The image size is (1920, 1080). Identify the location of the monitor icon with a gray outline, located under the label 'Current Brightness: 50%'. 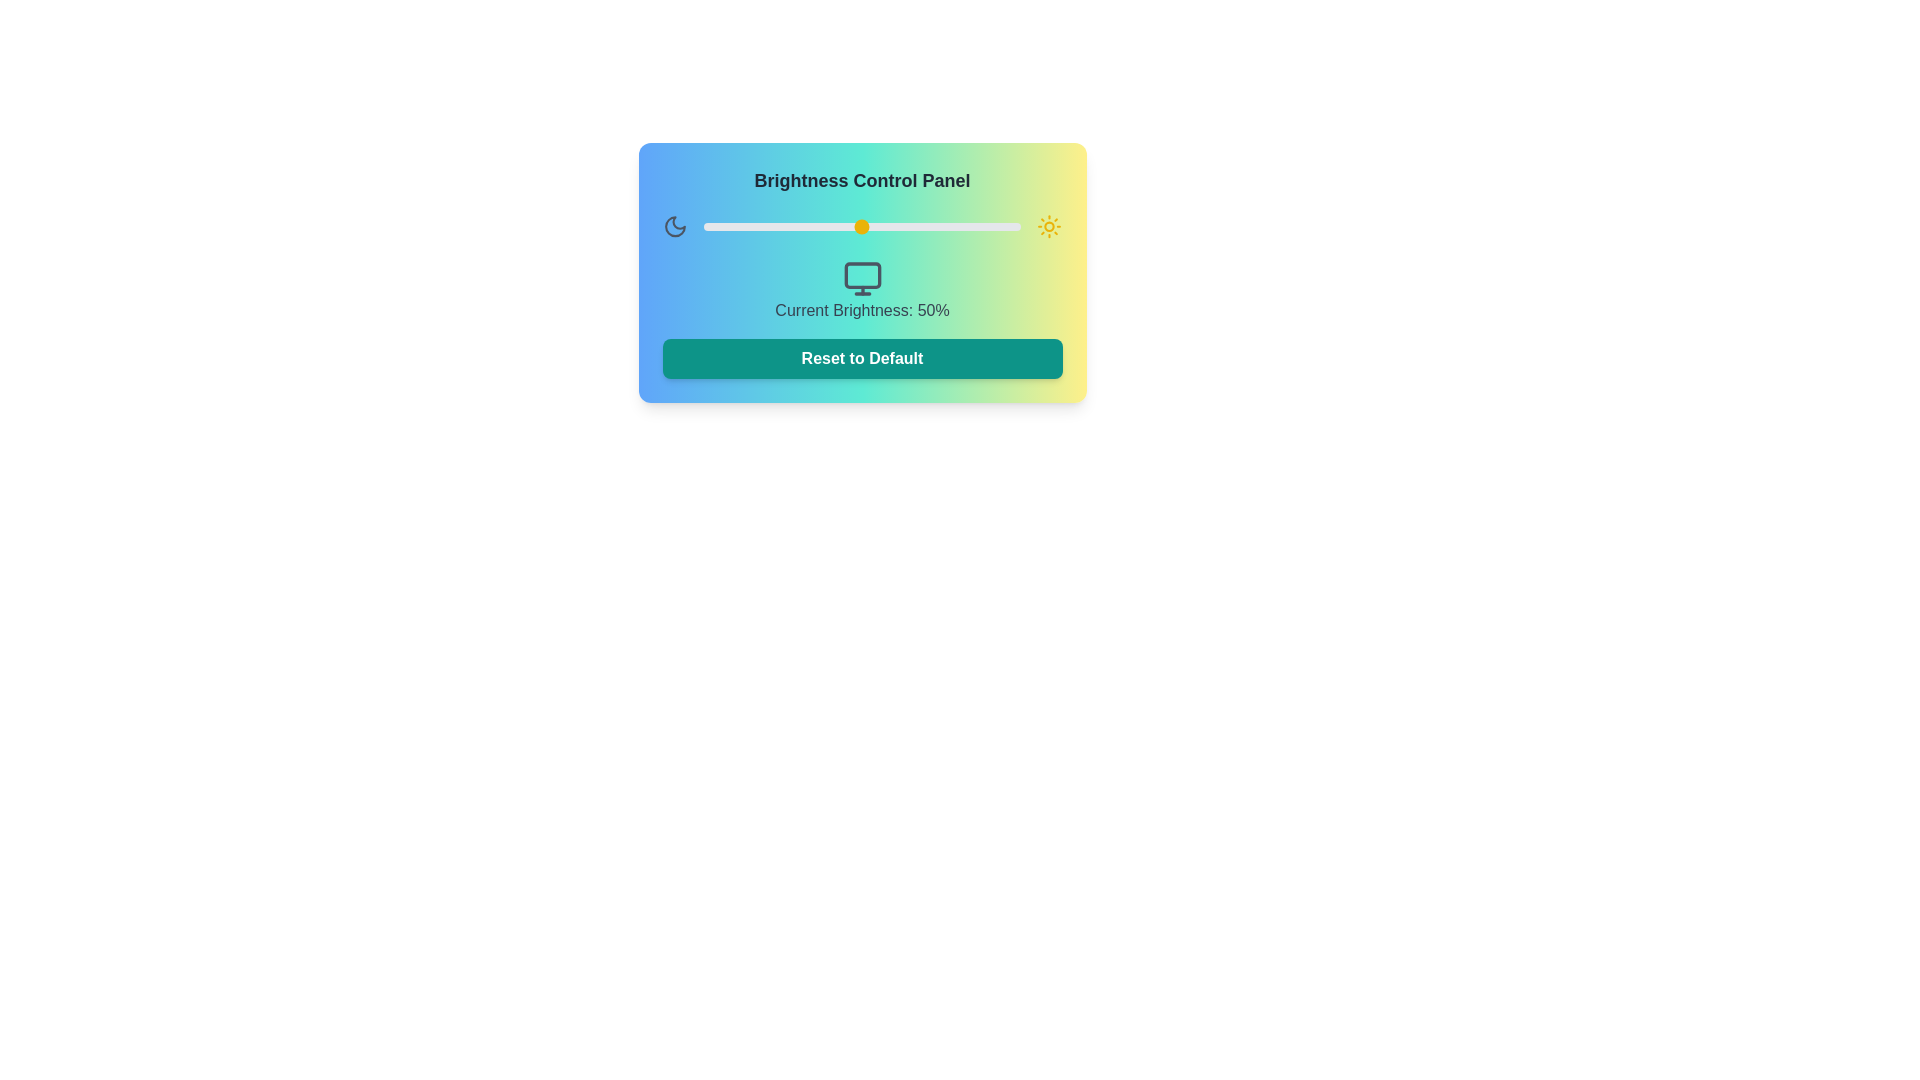
(862, 278).